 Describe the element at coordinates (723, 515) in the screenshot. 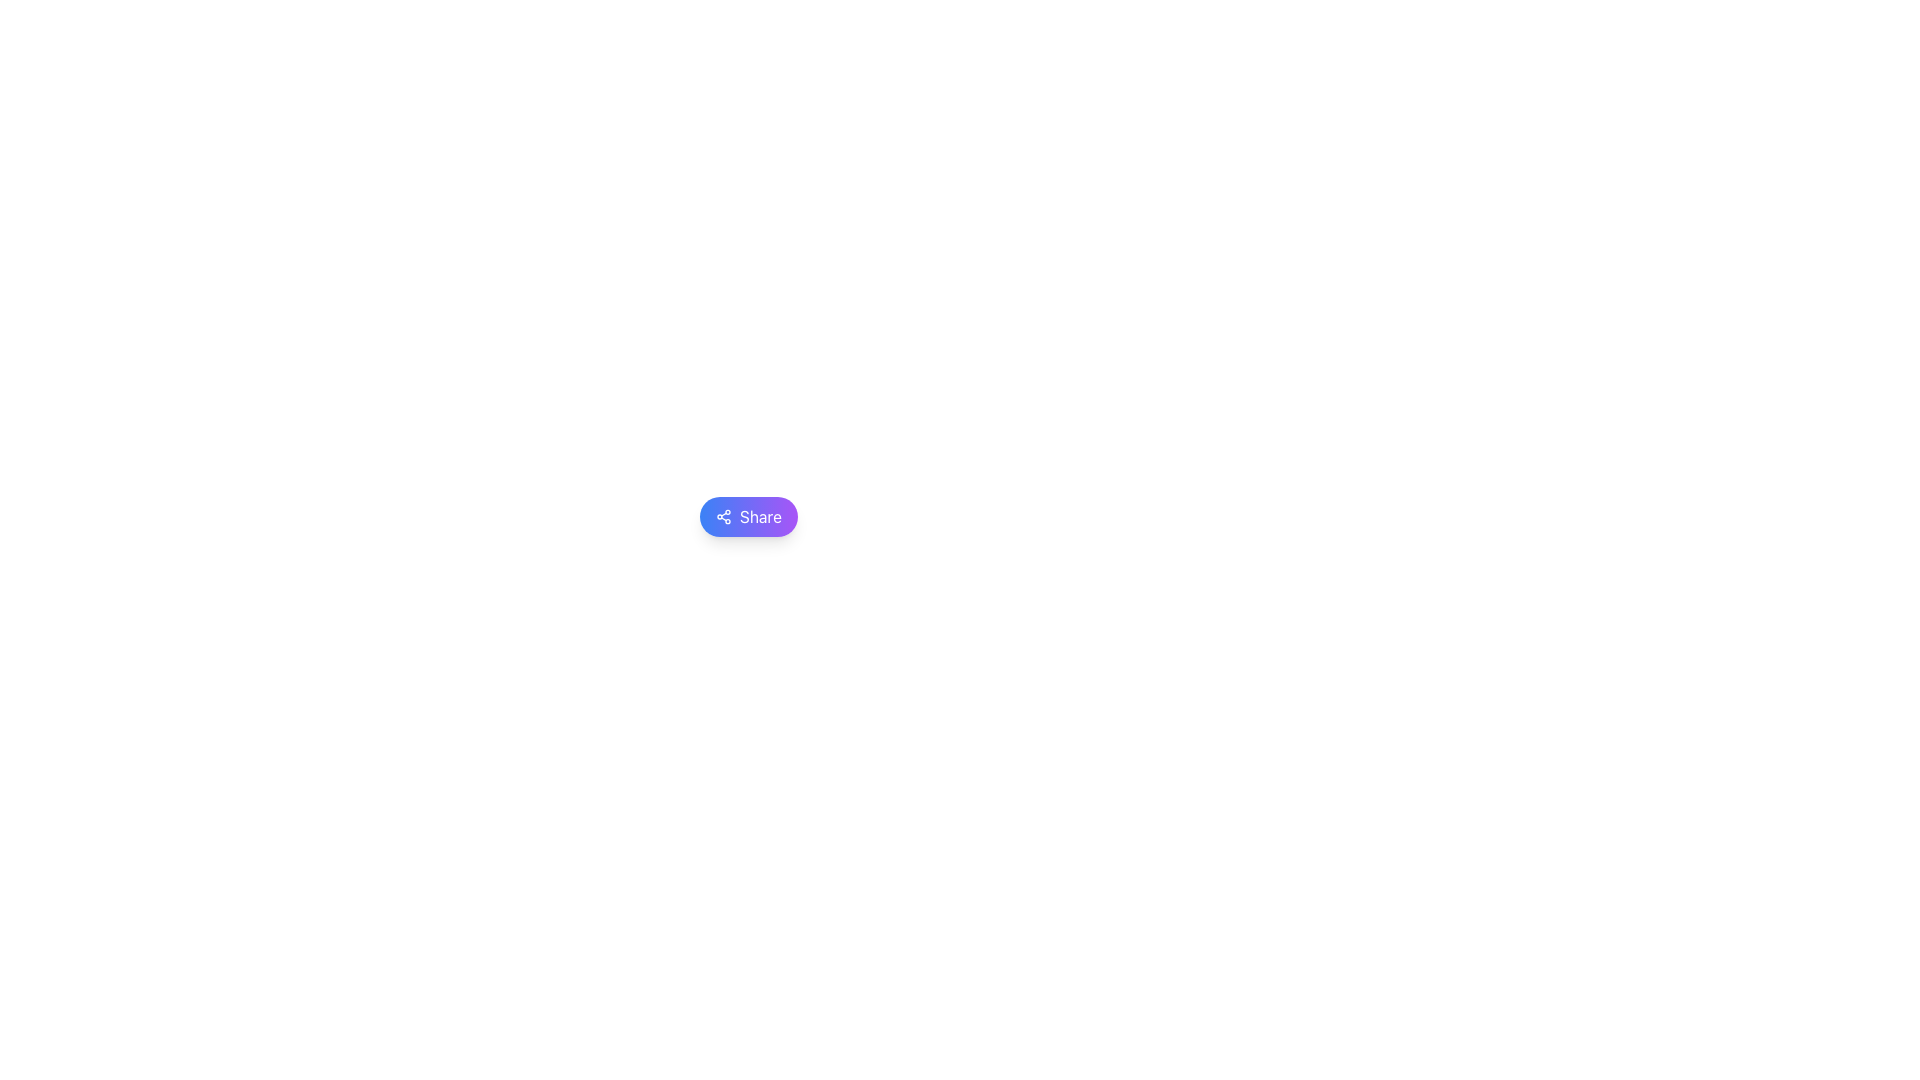

I see `the 'Share' button which contains an icon on the left side of the 'Share' text` at that location.